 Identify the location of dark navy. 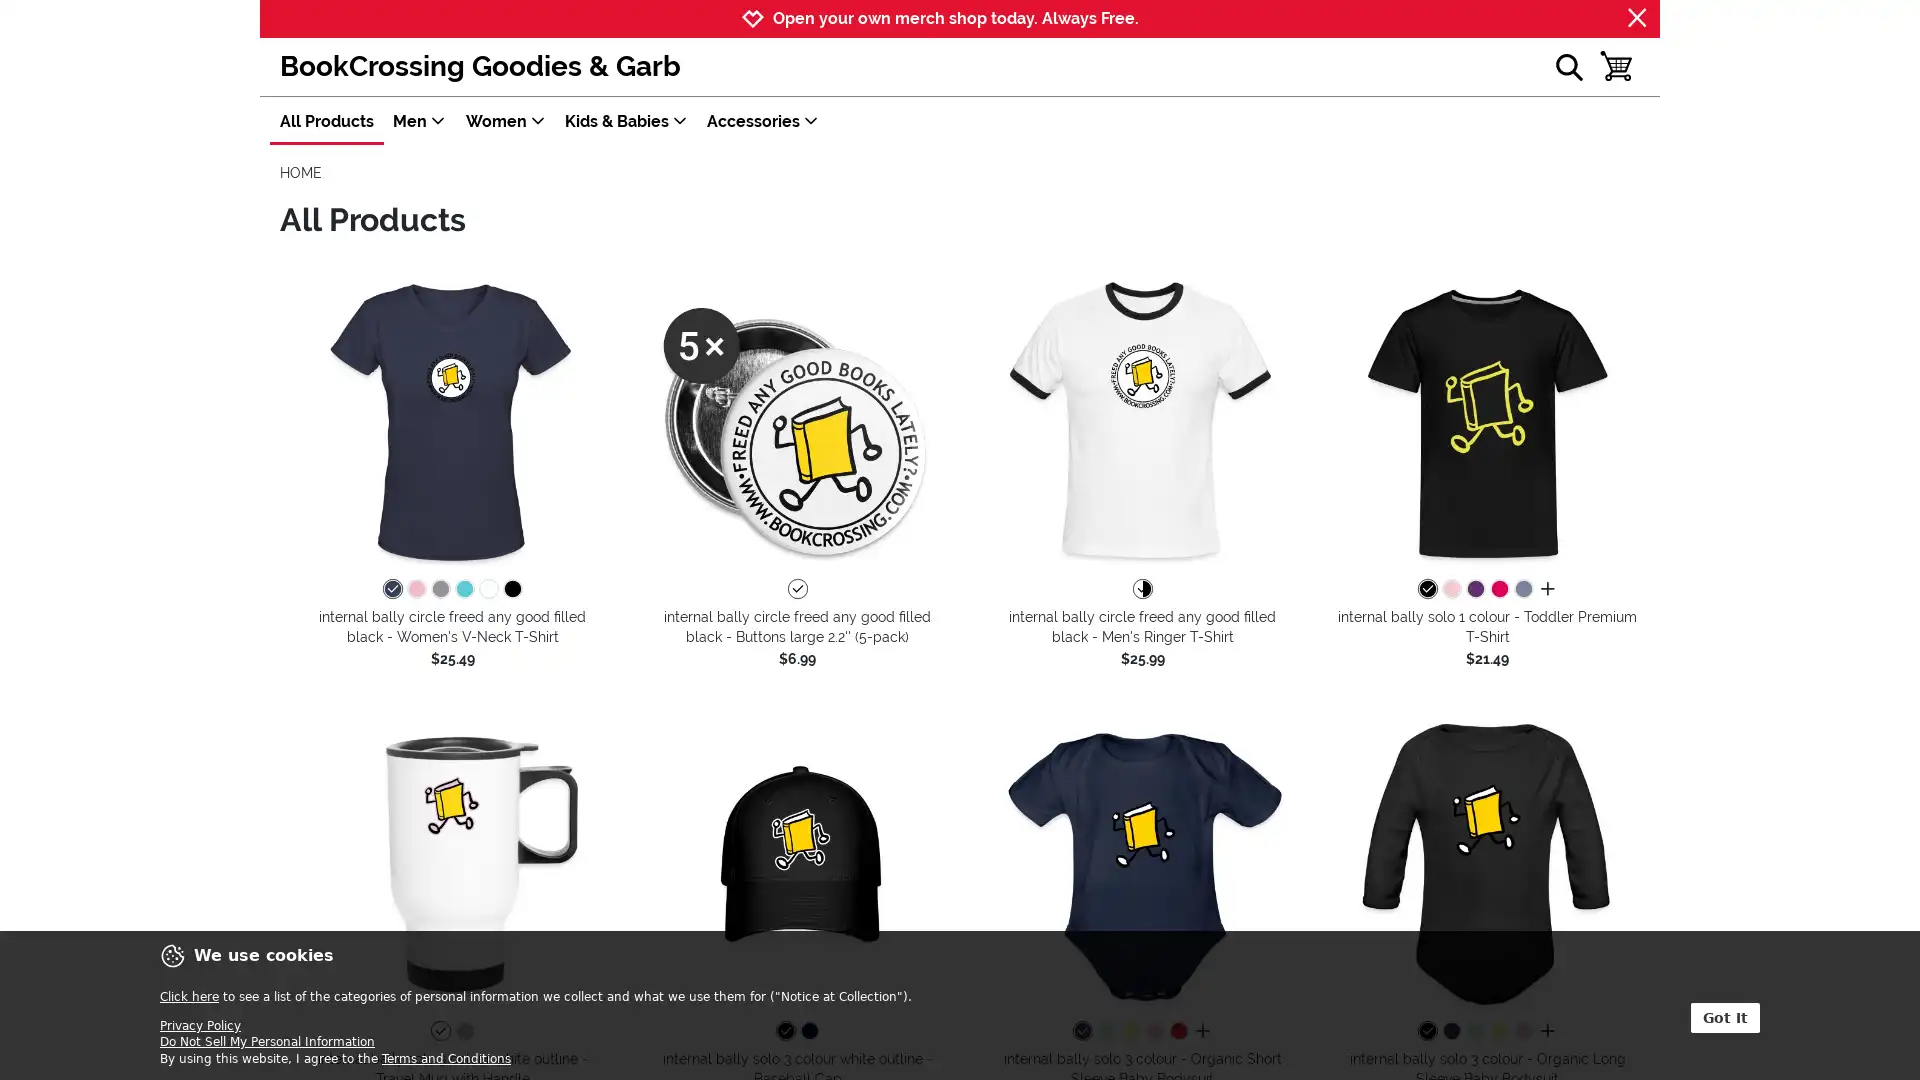
(1450, 1032).